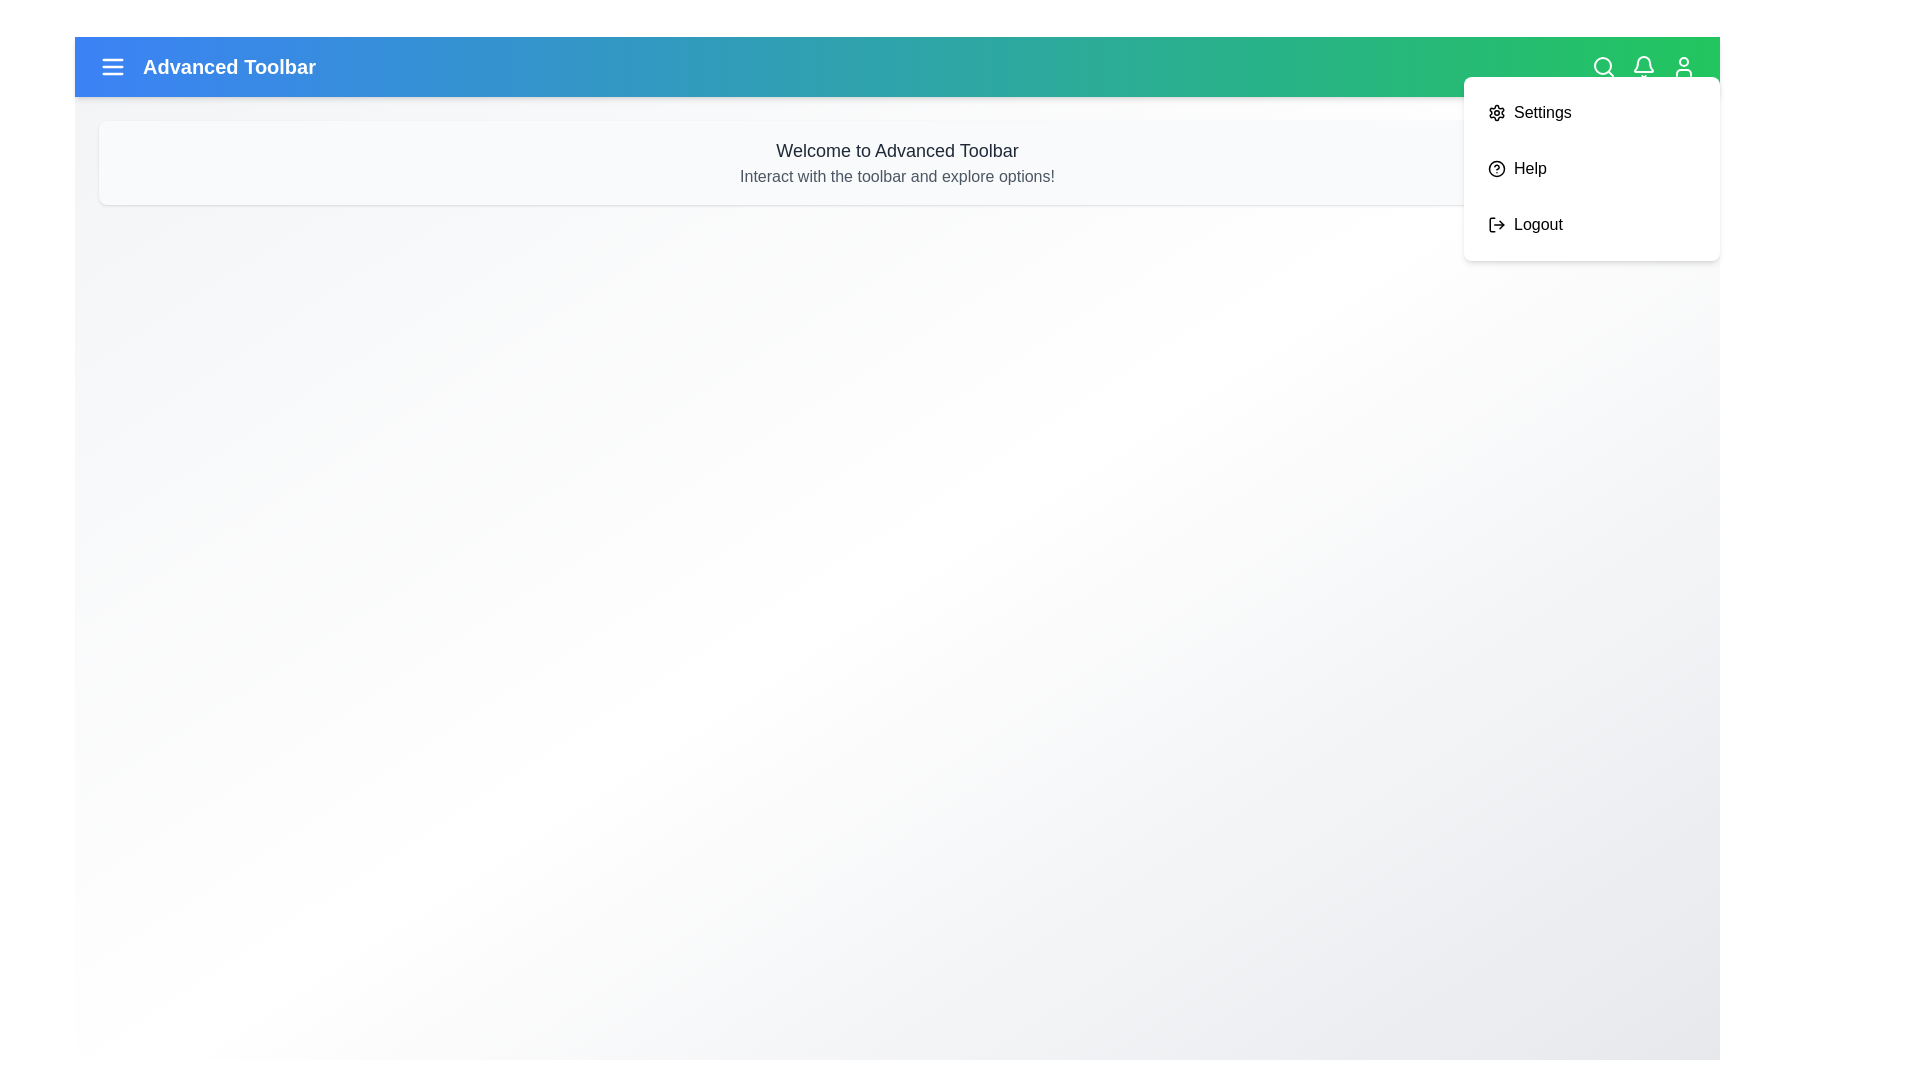 This screenshot has width=1920, height=1080. I want to click on the 'Help' menu item to select it, so click(1529, 168).